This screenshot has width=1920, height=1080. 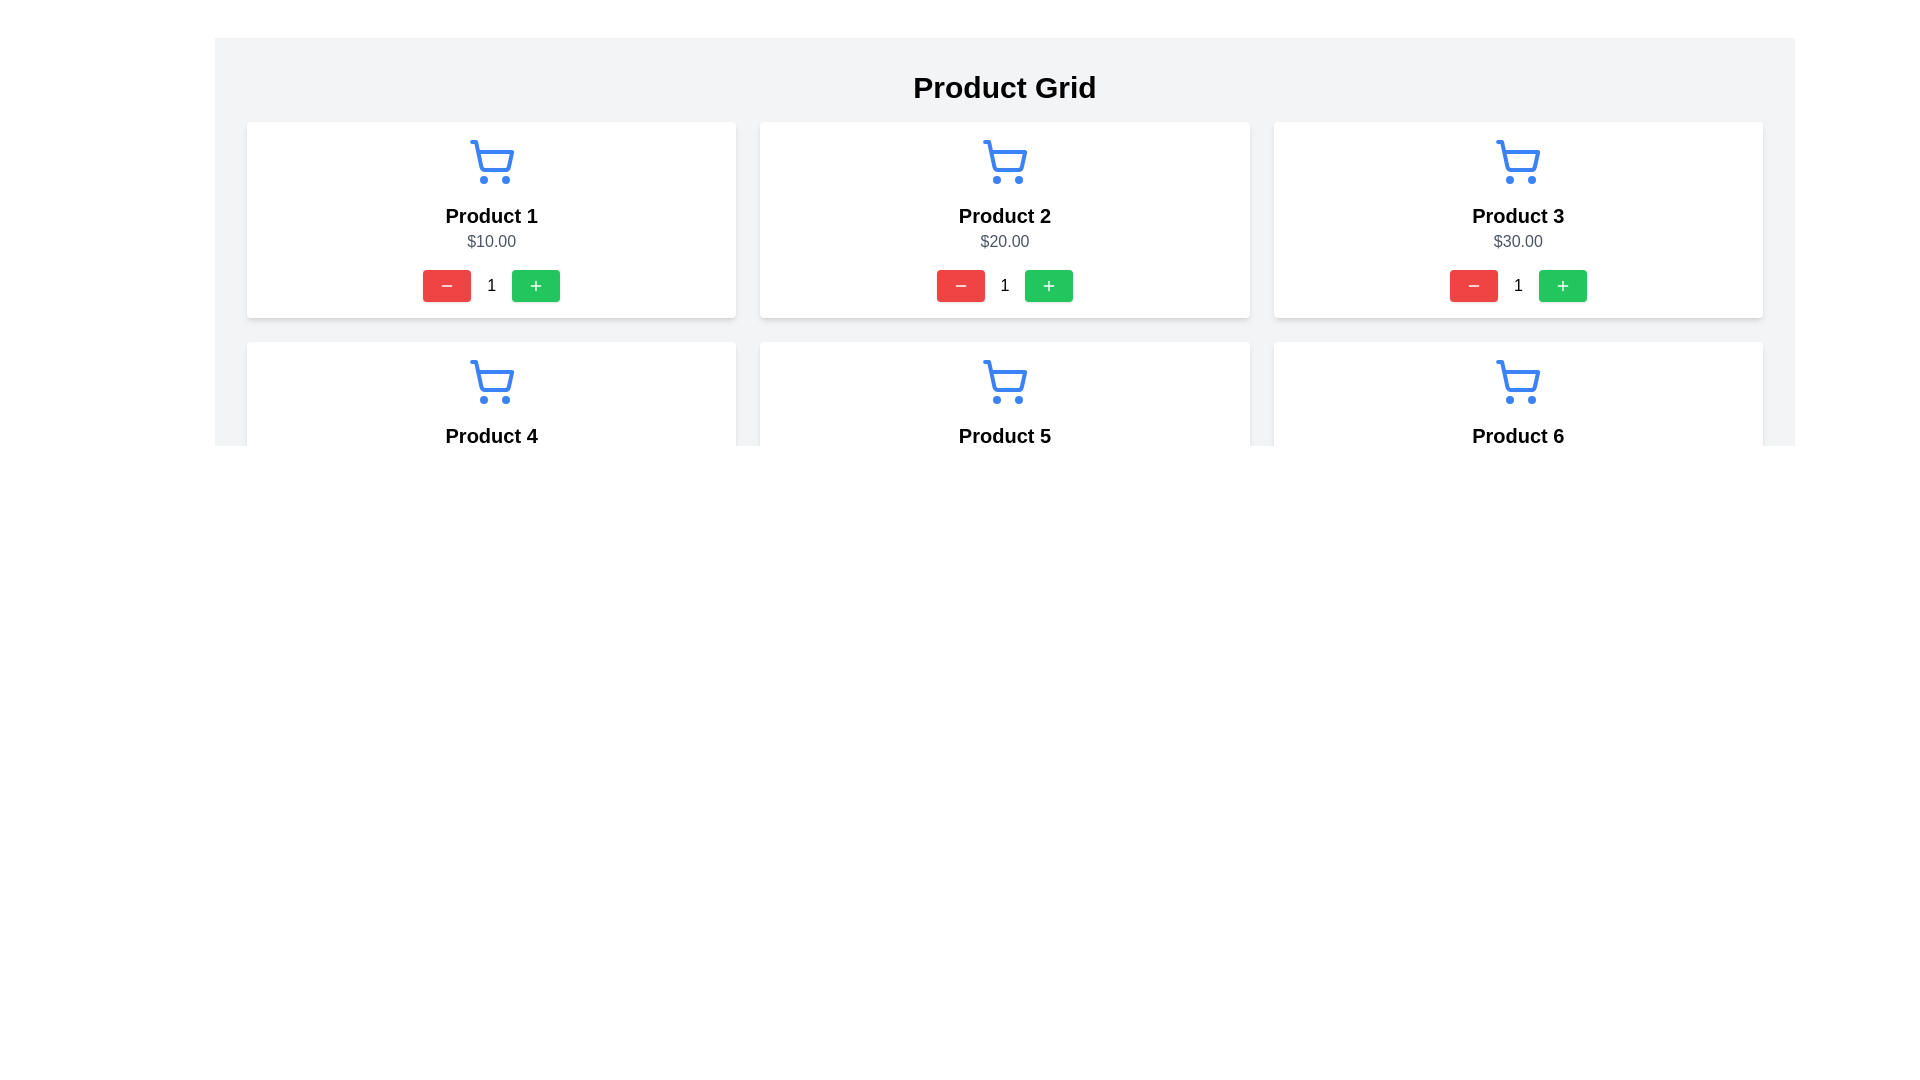 What do you see at coordinates (1518, 285) in the screenshot?
I see `the text display showing the current quantity for 'Product 3', which is located in the middle row of the 'Product 3' card, between the decrement (red) and increment (green) buttons` at bounding box center [1518, 285].